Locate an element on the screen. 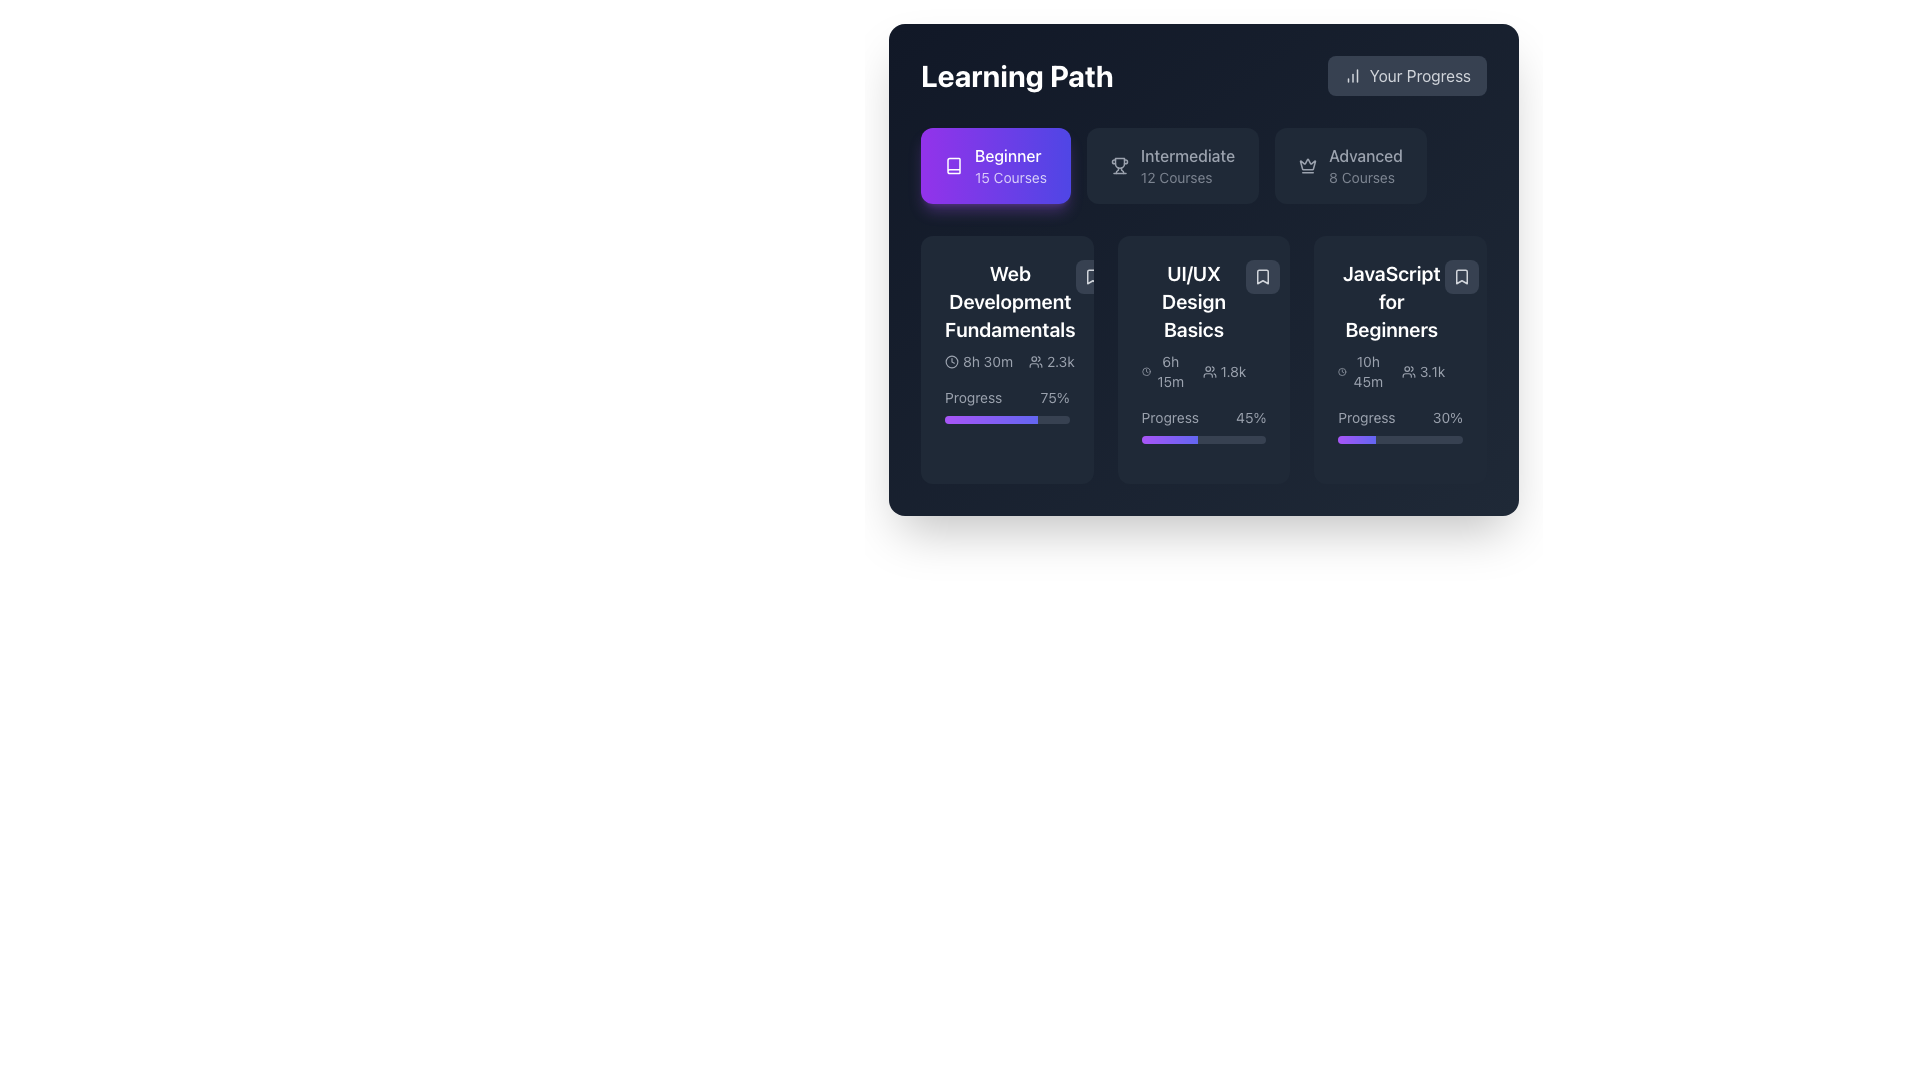 The height and width of the screenshot is (1080, 1920). the informational UI component displaying the course title 'JavaScript for Beginners', which is located in the third card of the grid layout under the 'Beginner' section is located at coordinates (1390, 325).